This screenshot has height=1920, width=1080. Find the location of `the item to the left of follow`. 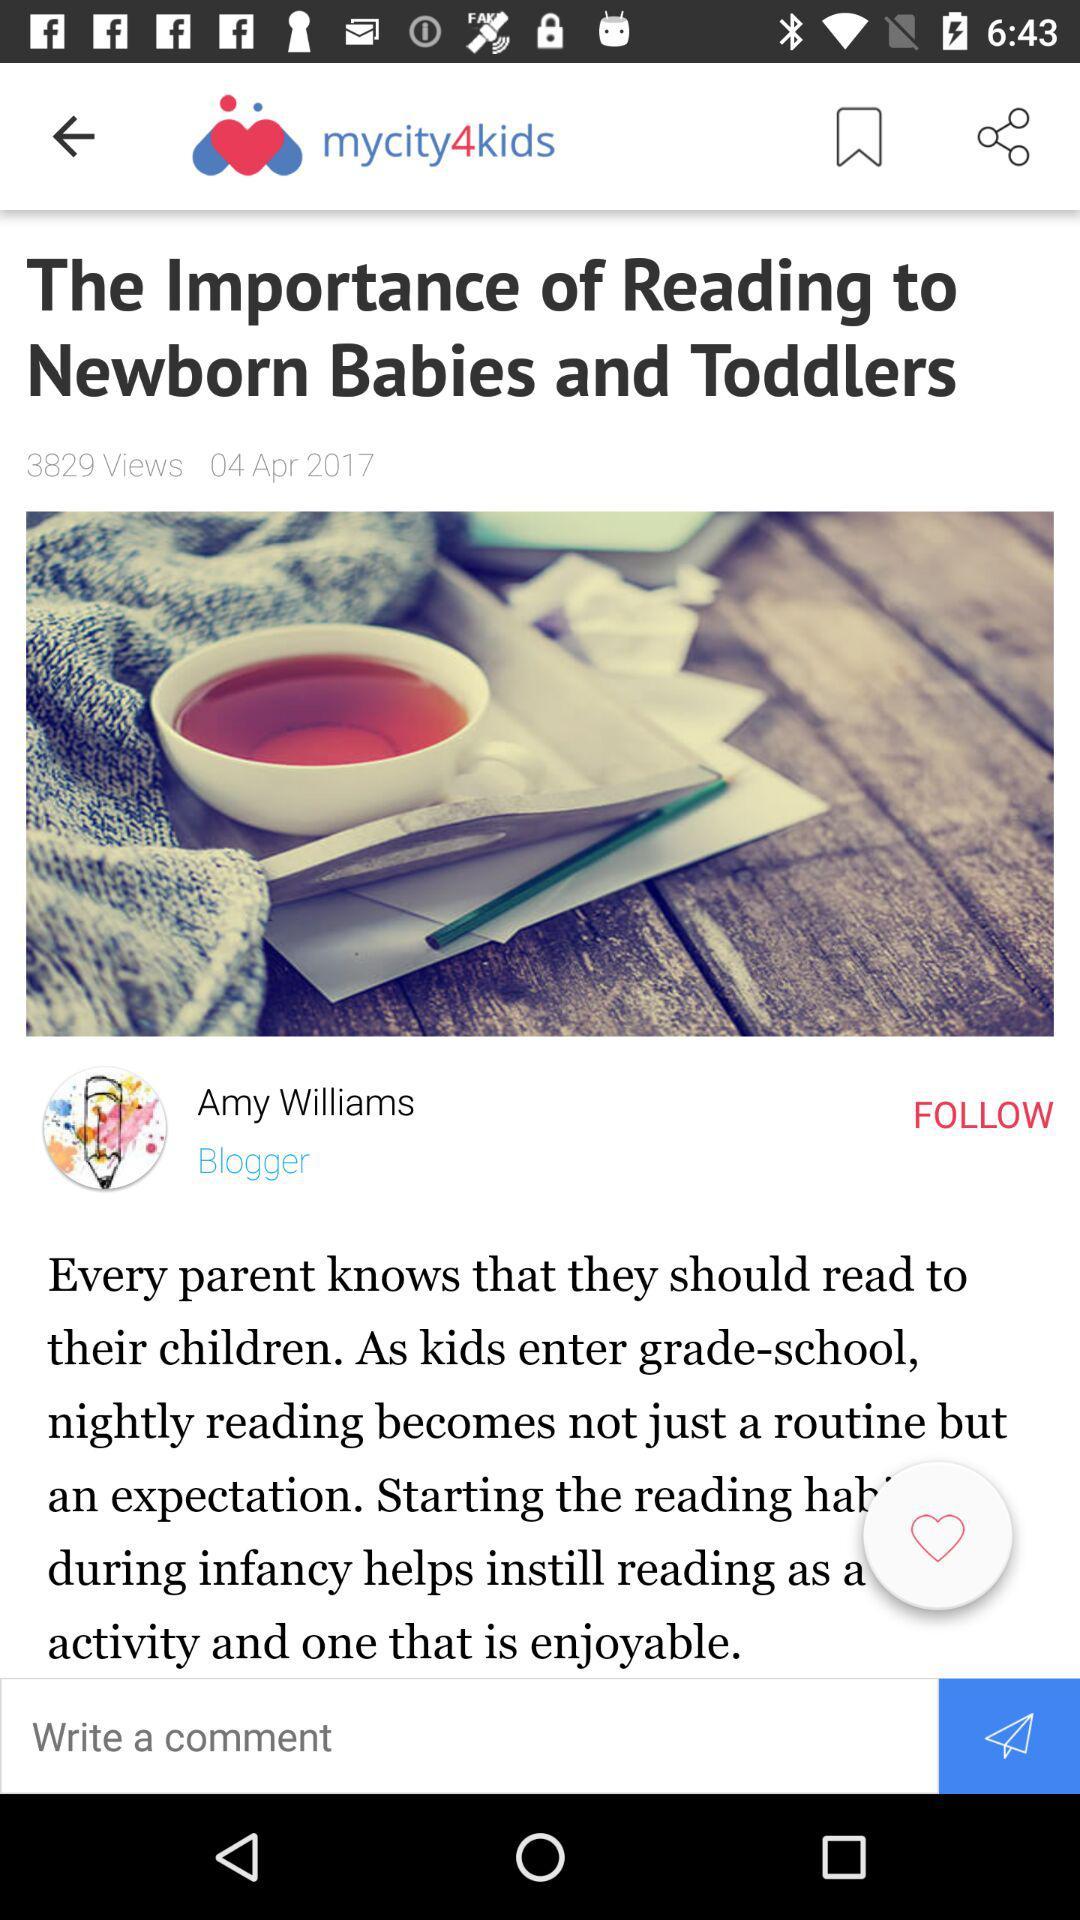

the item to the left of follow is located at coordinates (293, 1095).